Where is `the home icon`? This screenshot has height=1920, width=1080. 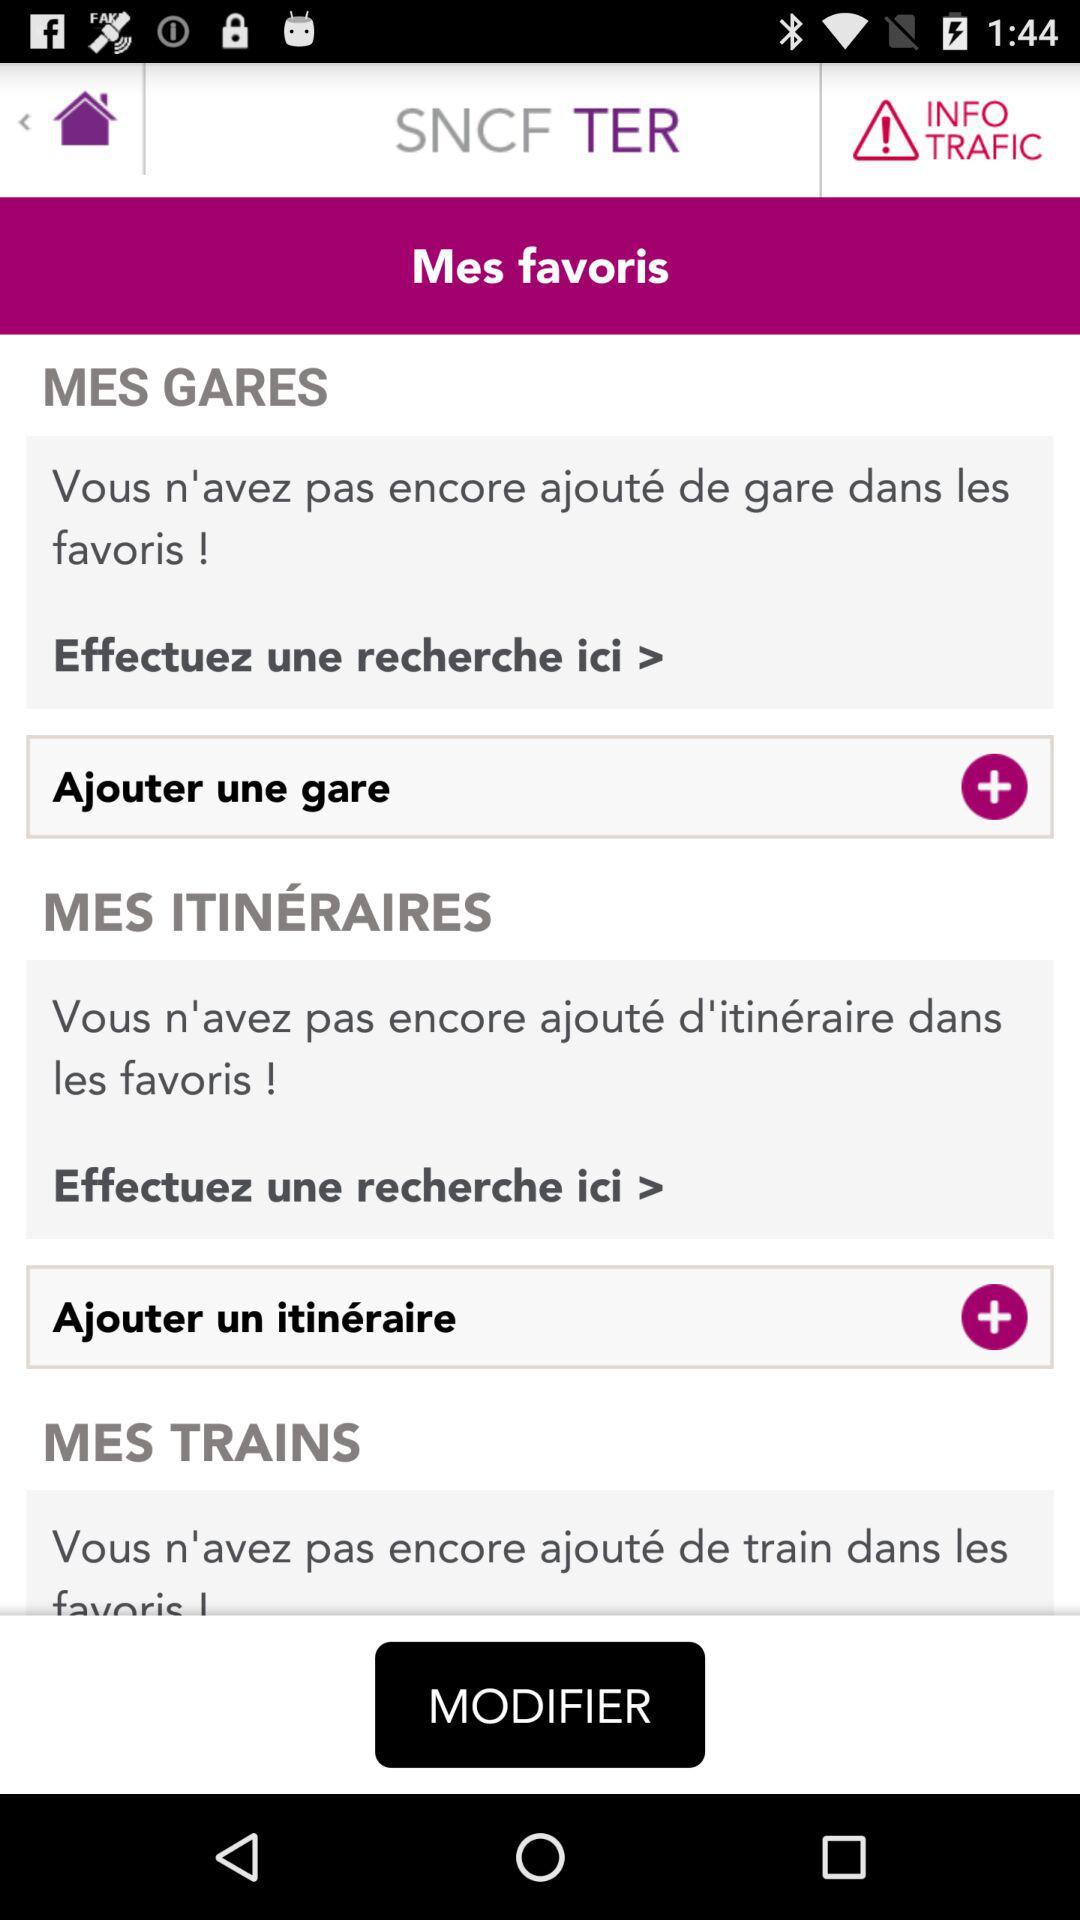 the home icon is located at coordinates (71, 126).